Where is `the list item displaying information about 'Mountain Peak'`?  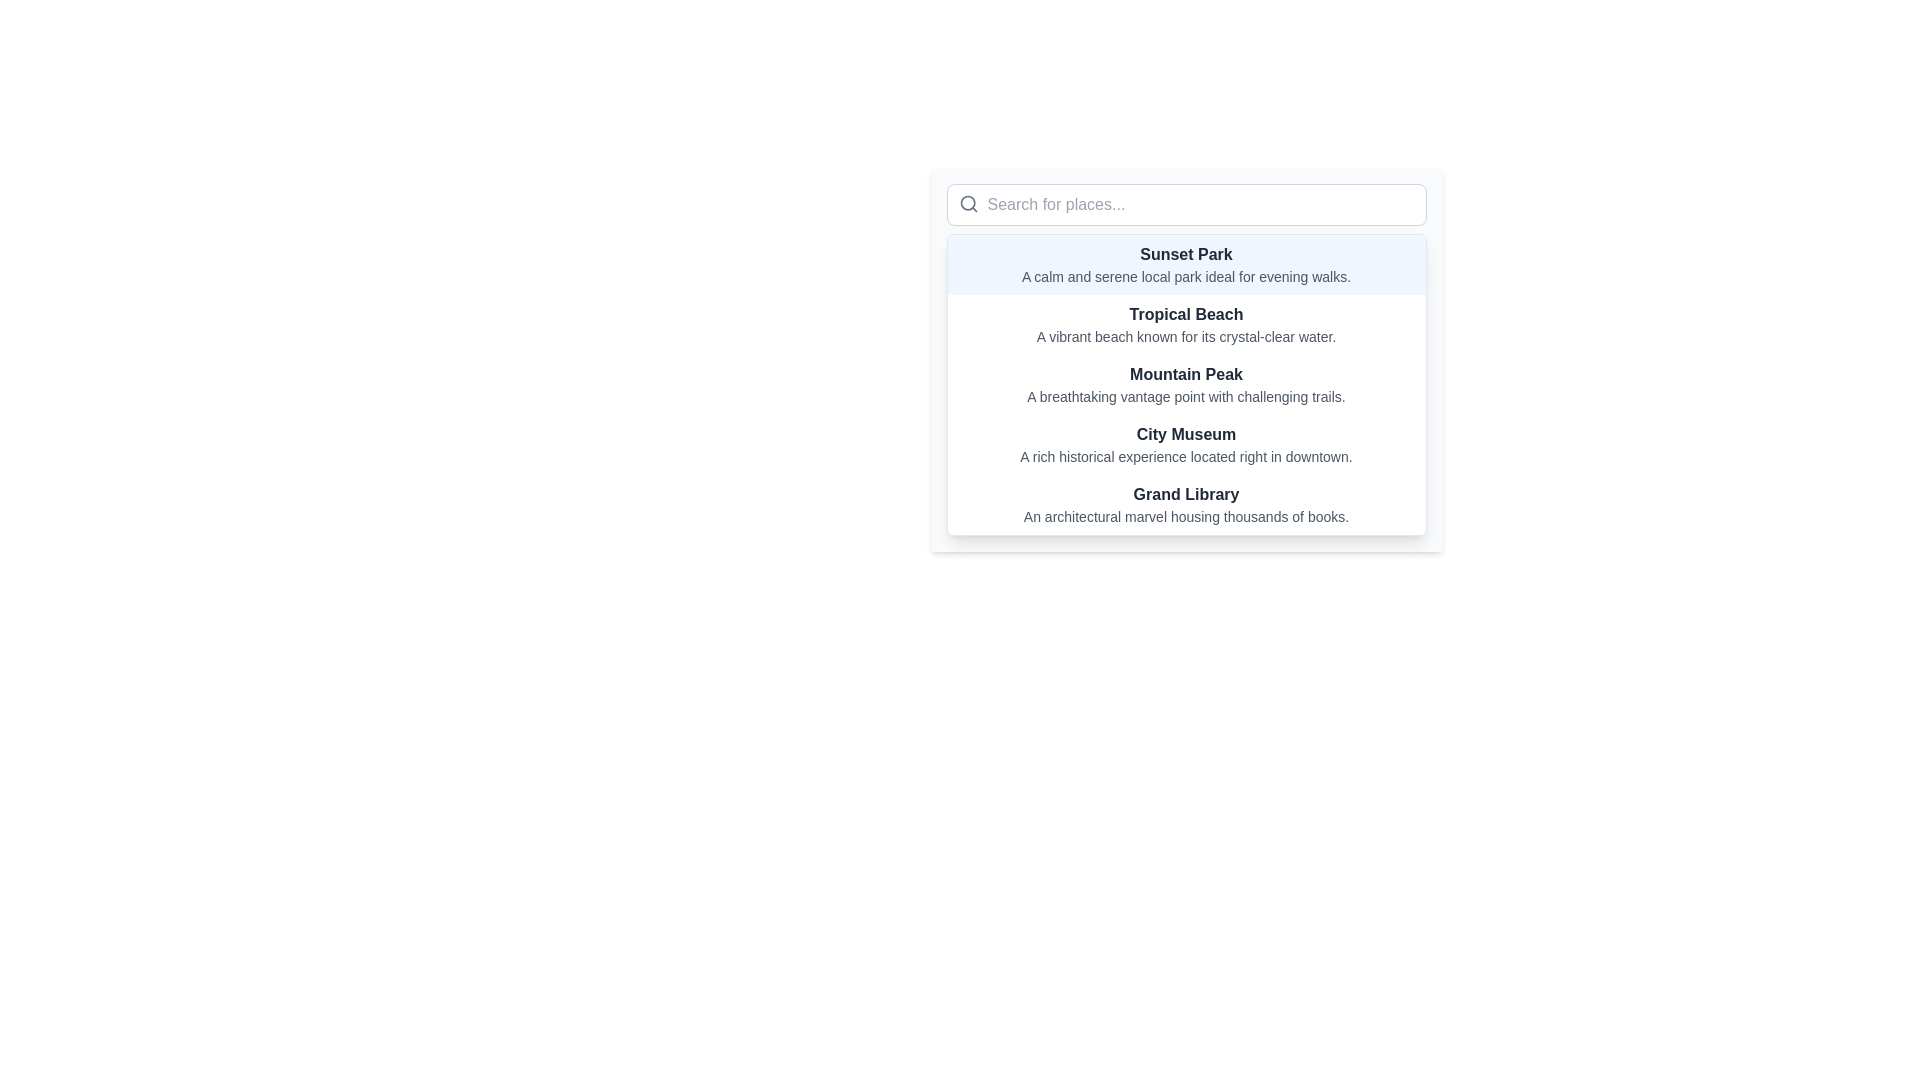 the list item displaying information about 'Mountain Peak' is located at coordinates (1186, 385).